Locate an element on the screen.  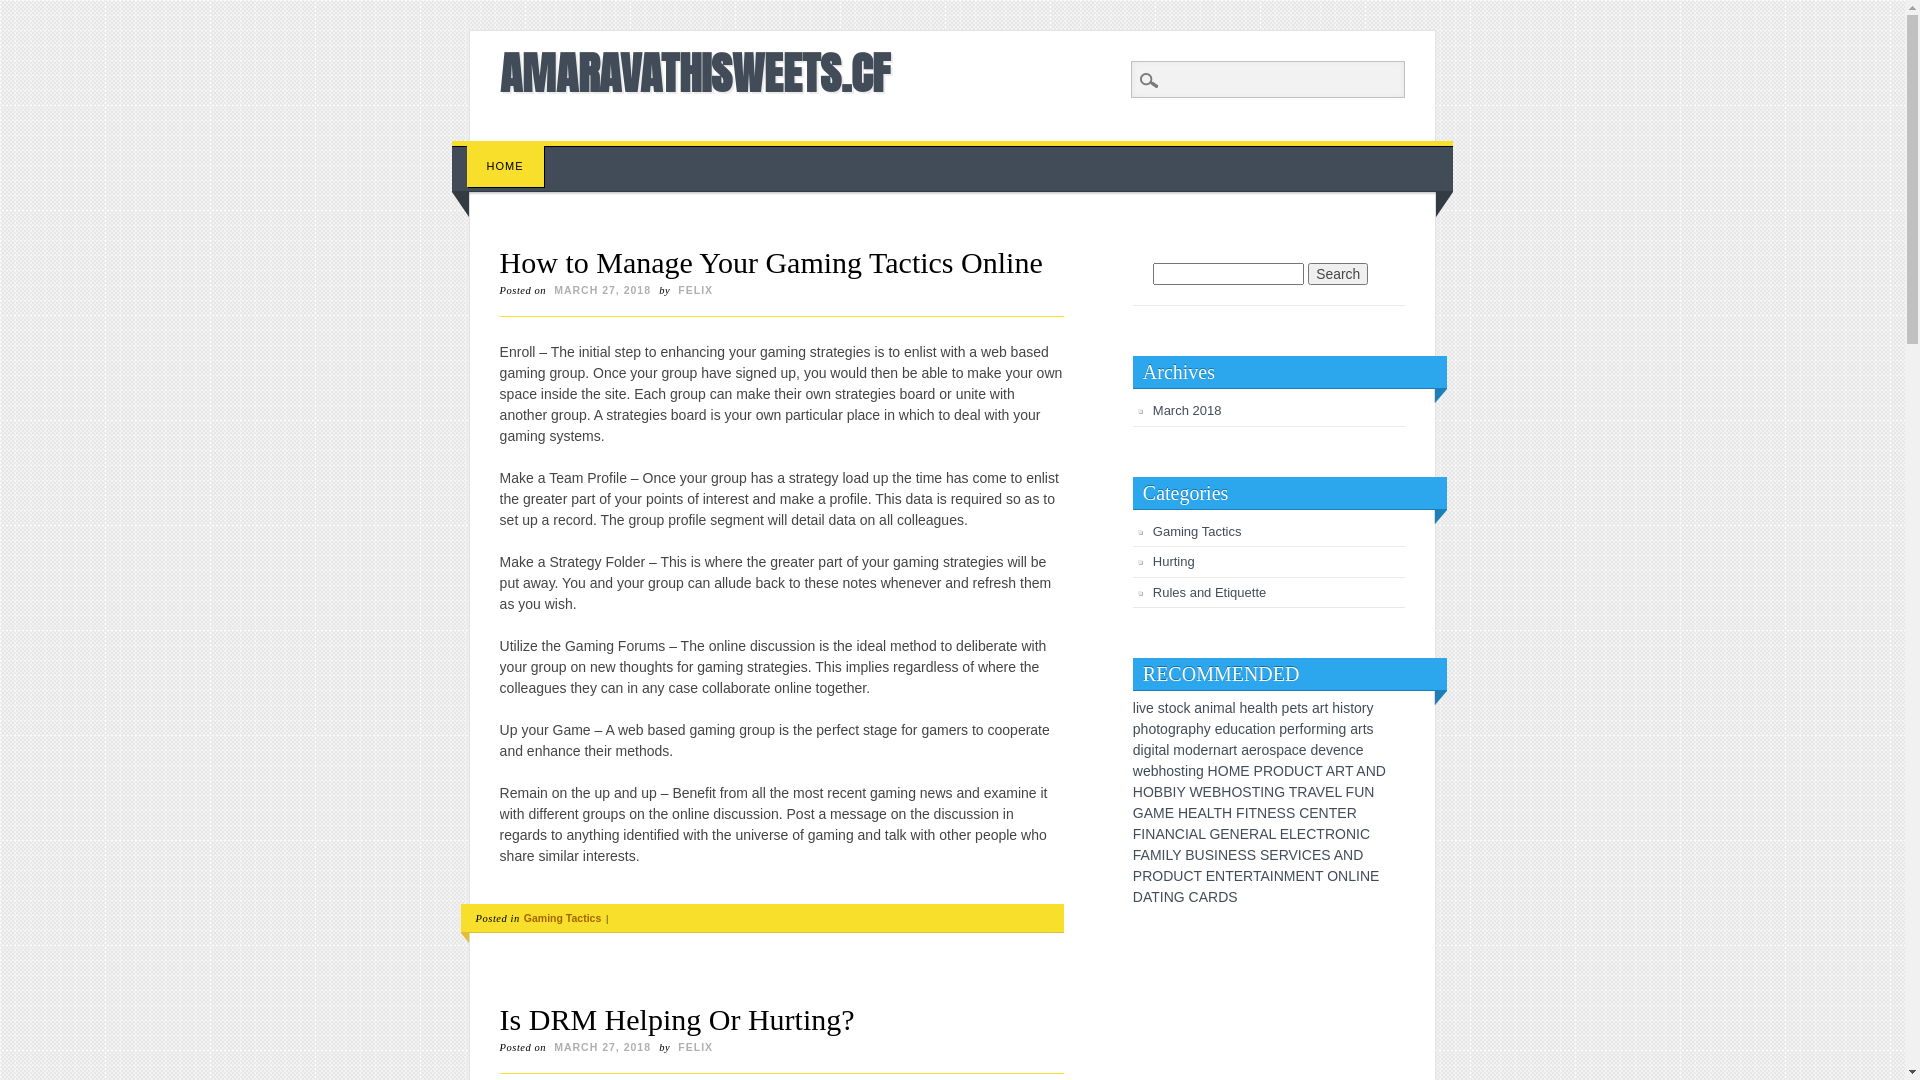
'W' is located at coordinates (1195, 790).